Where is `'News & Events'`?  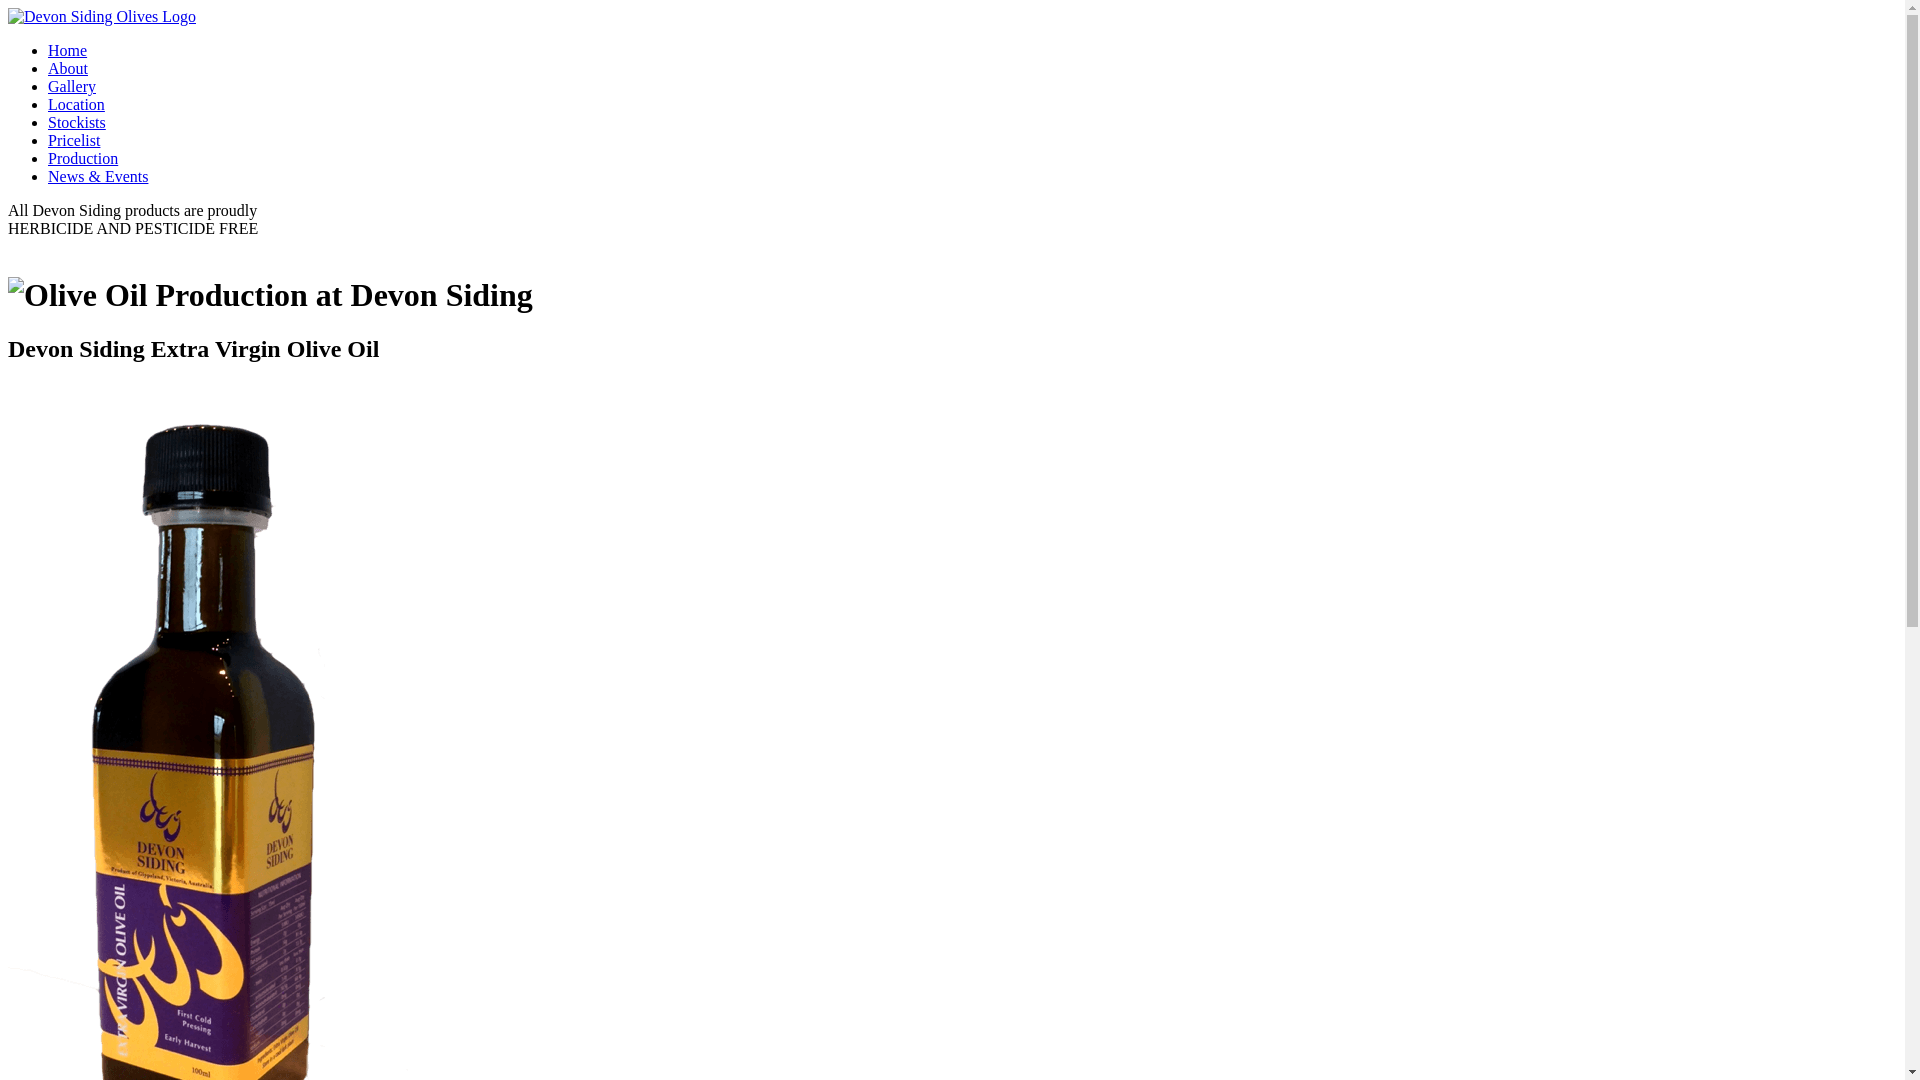
'News & Events' is located at coordinates (96, 175).